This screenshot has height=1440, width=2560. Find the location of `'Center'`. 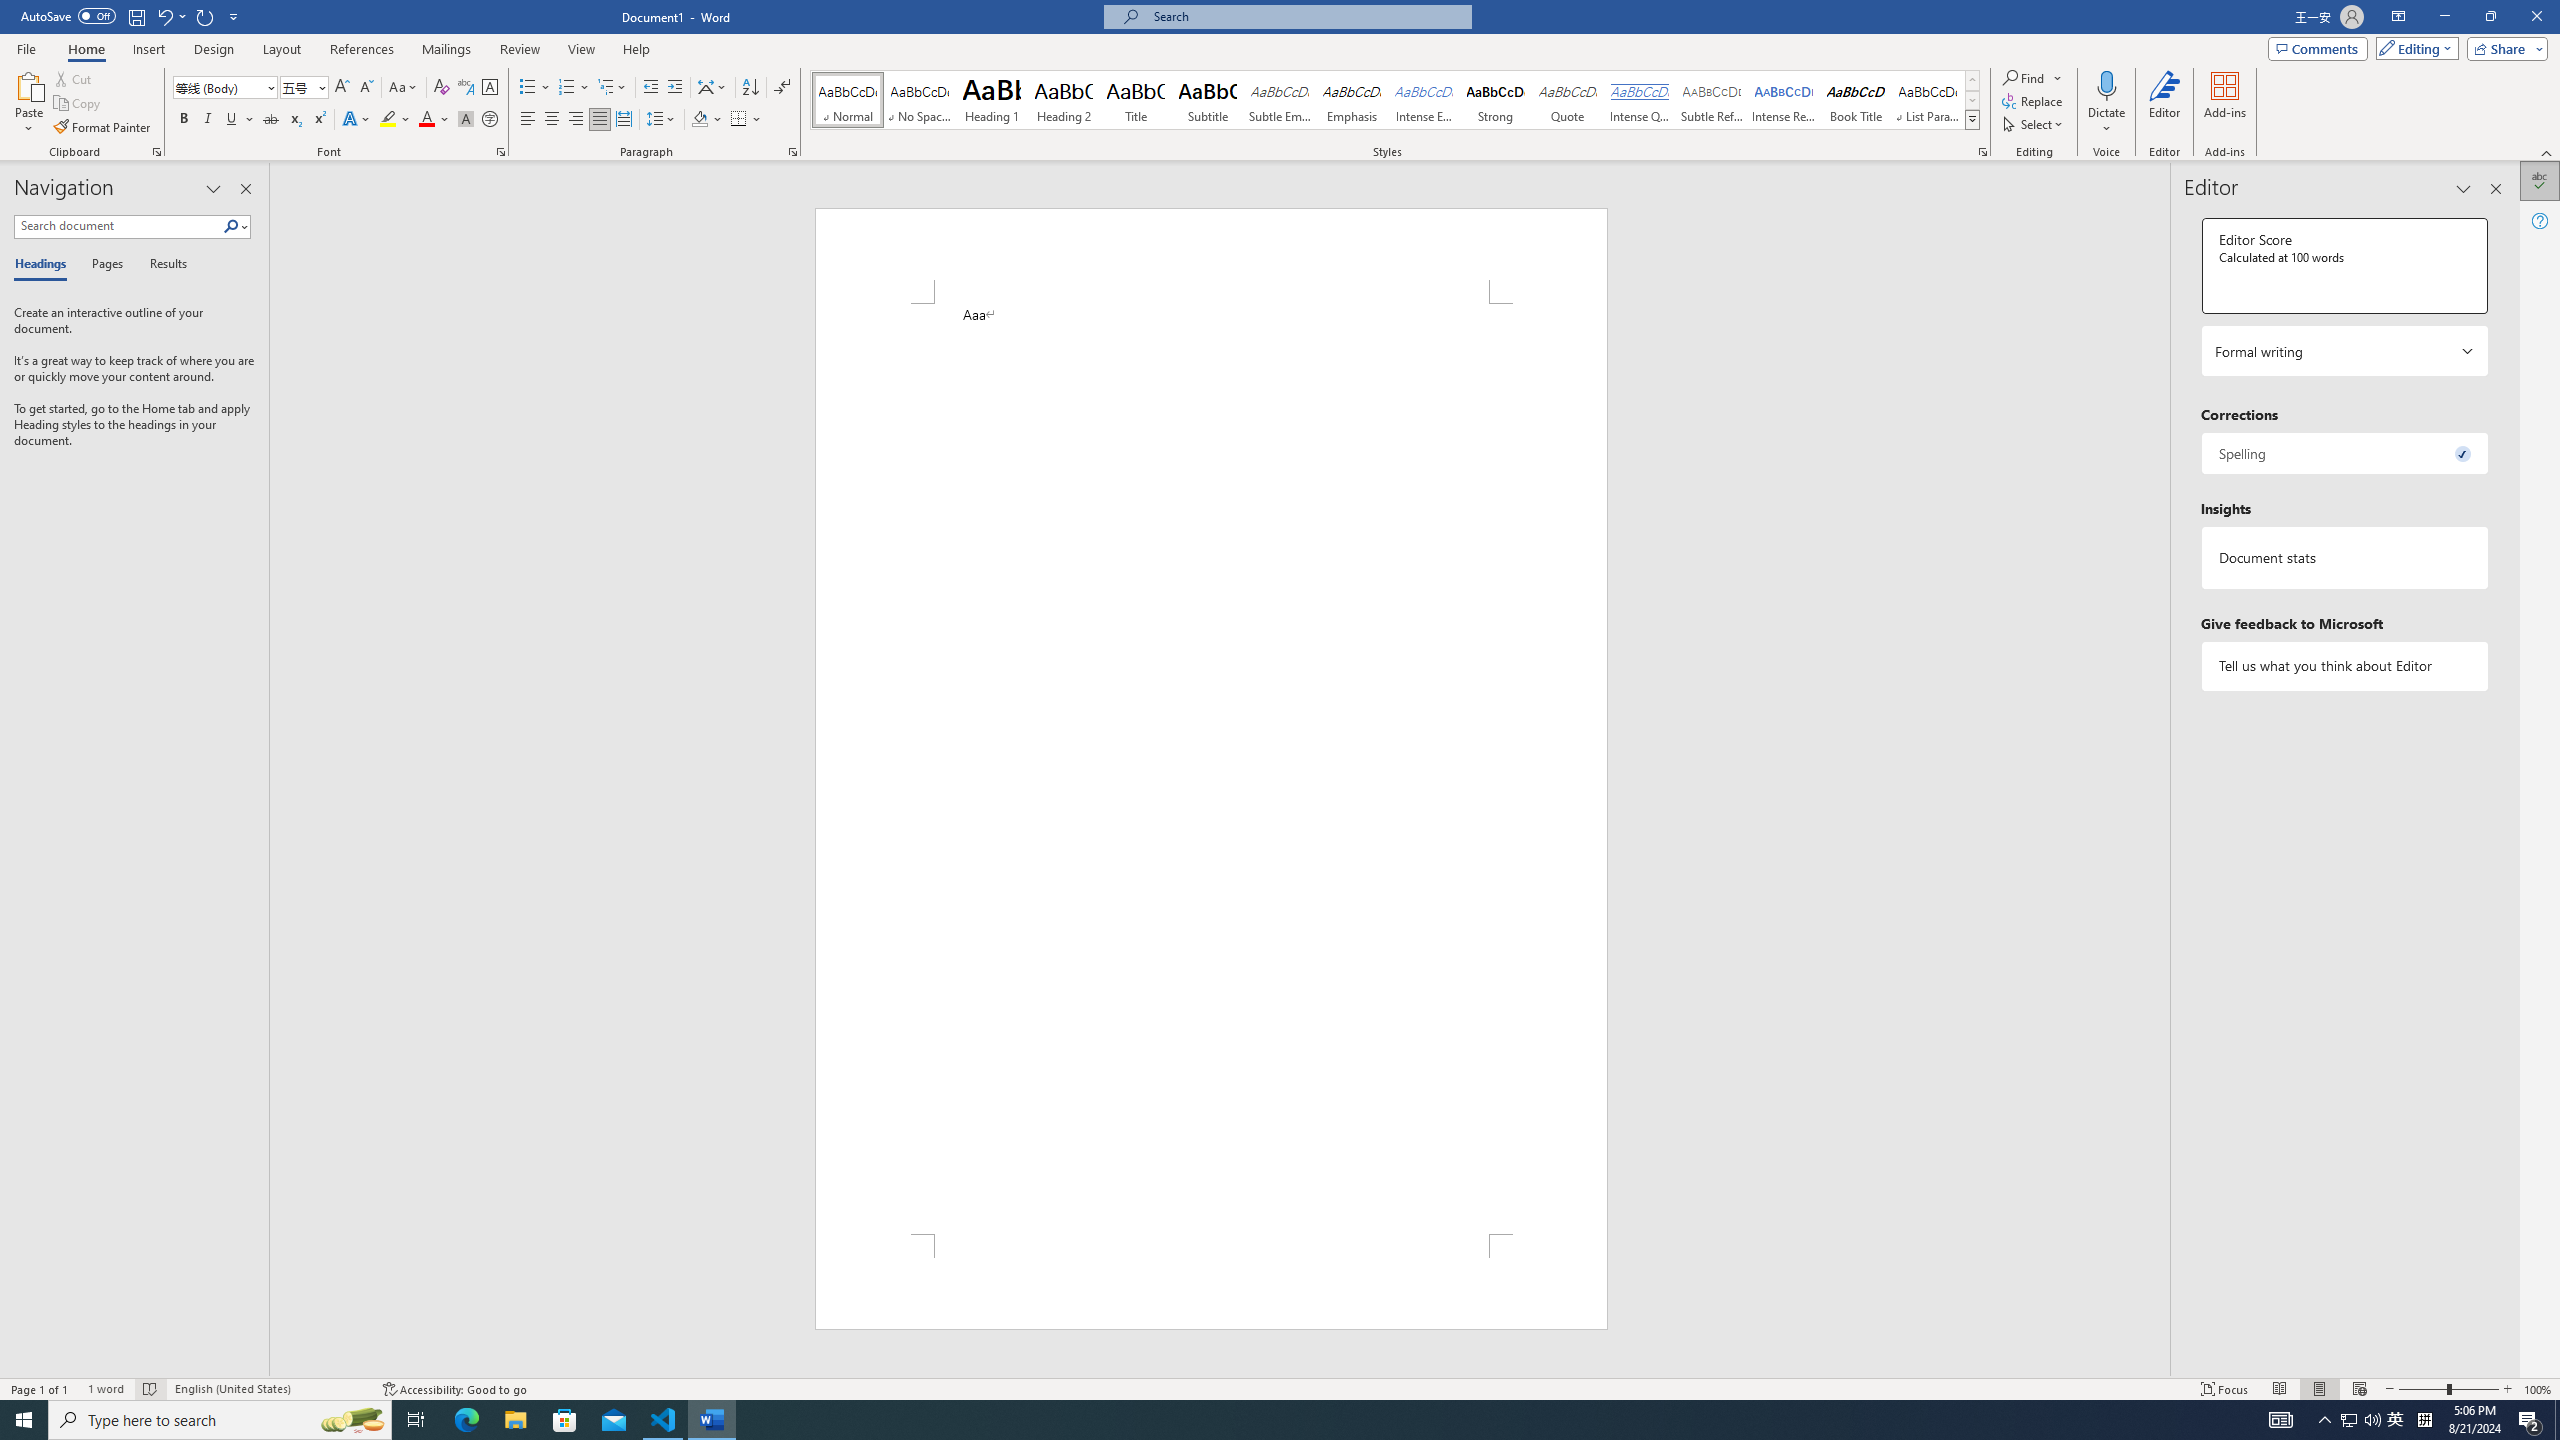

'Center' is located at coordinates (550, 118).